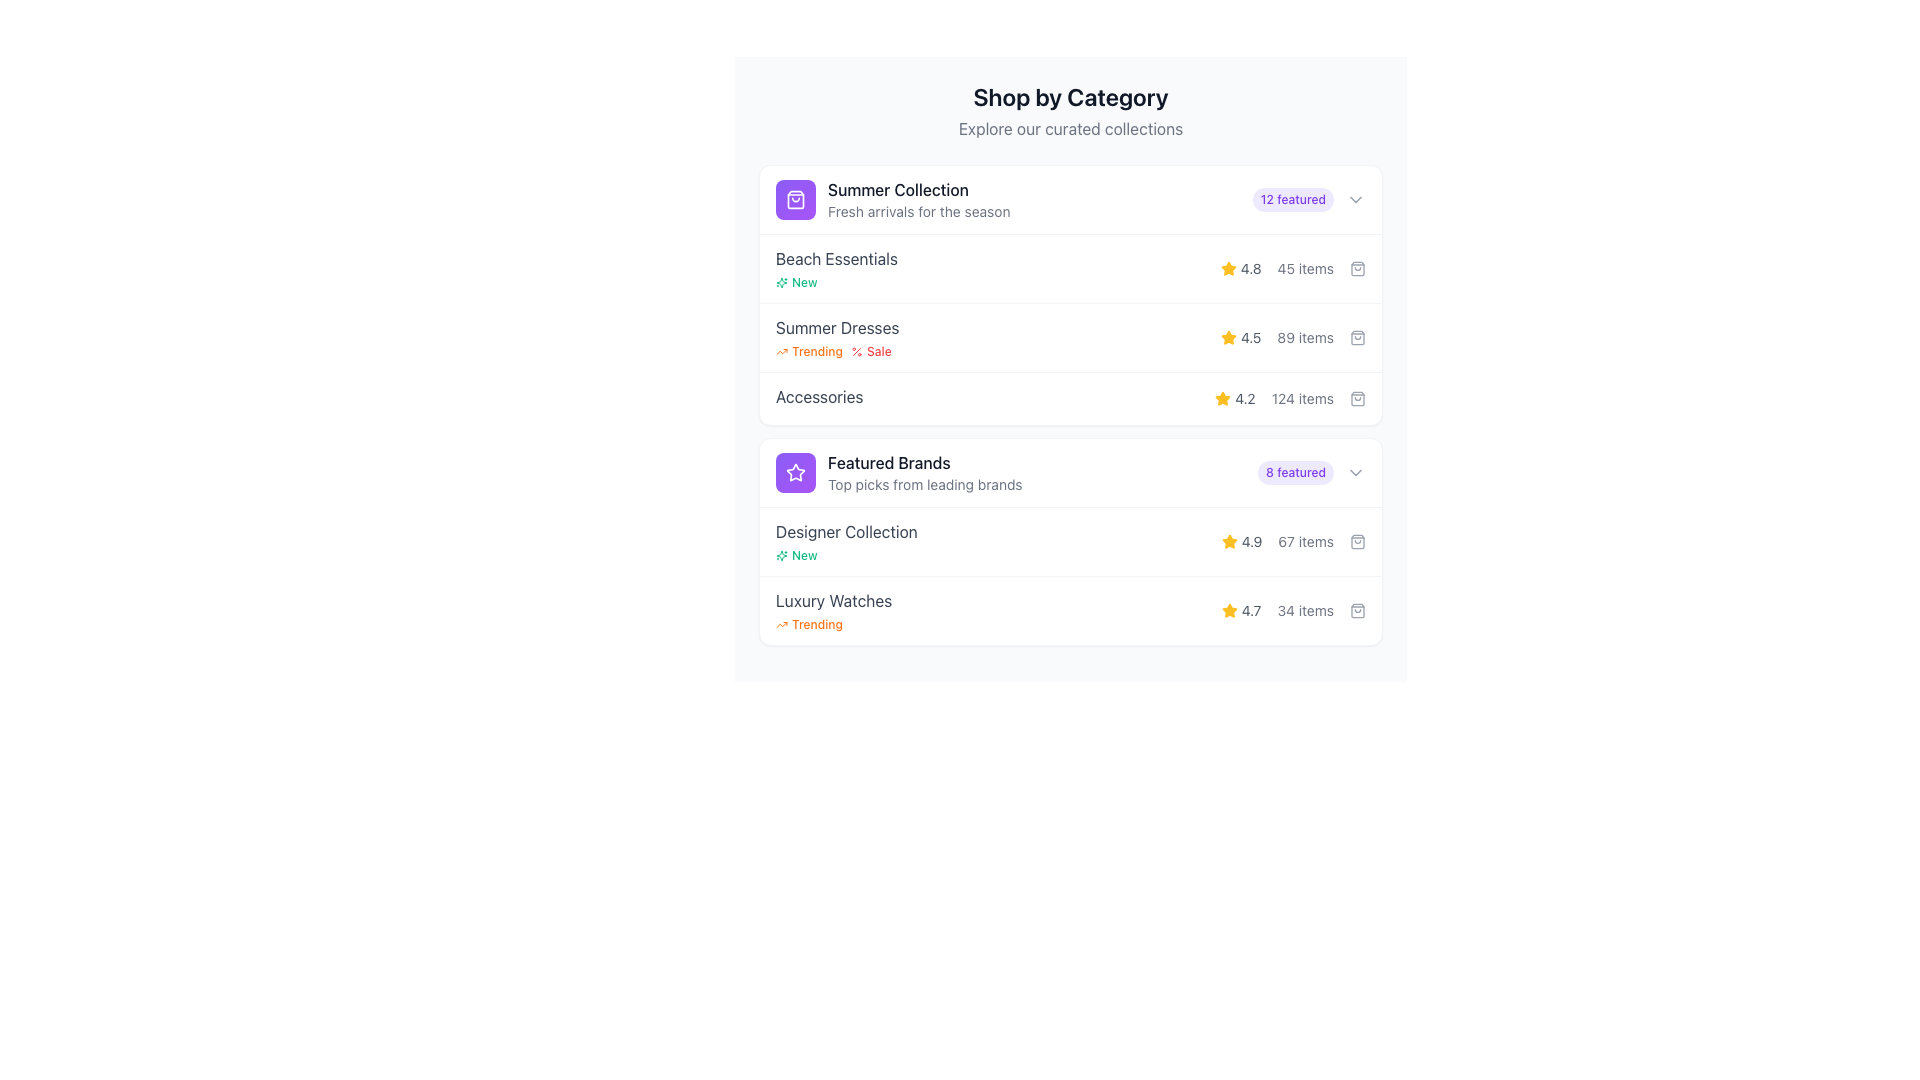 Image resolution: width=1920 pixels, height=1080 pixels. What do you see at coordinates (781, 282) in the screenshot?
I see `the SVG icon resembling sparkles, which is styled with the class 'lucide-sparkles' and positioned to the left of the 'New' label` at bounding box center [781, 282].